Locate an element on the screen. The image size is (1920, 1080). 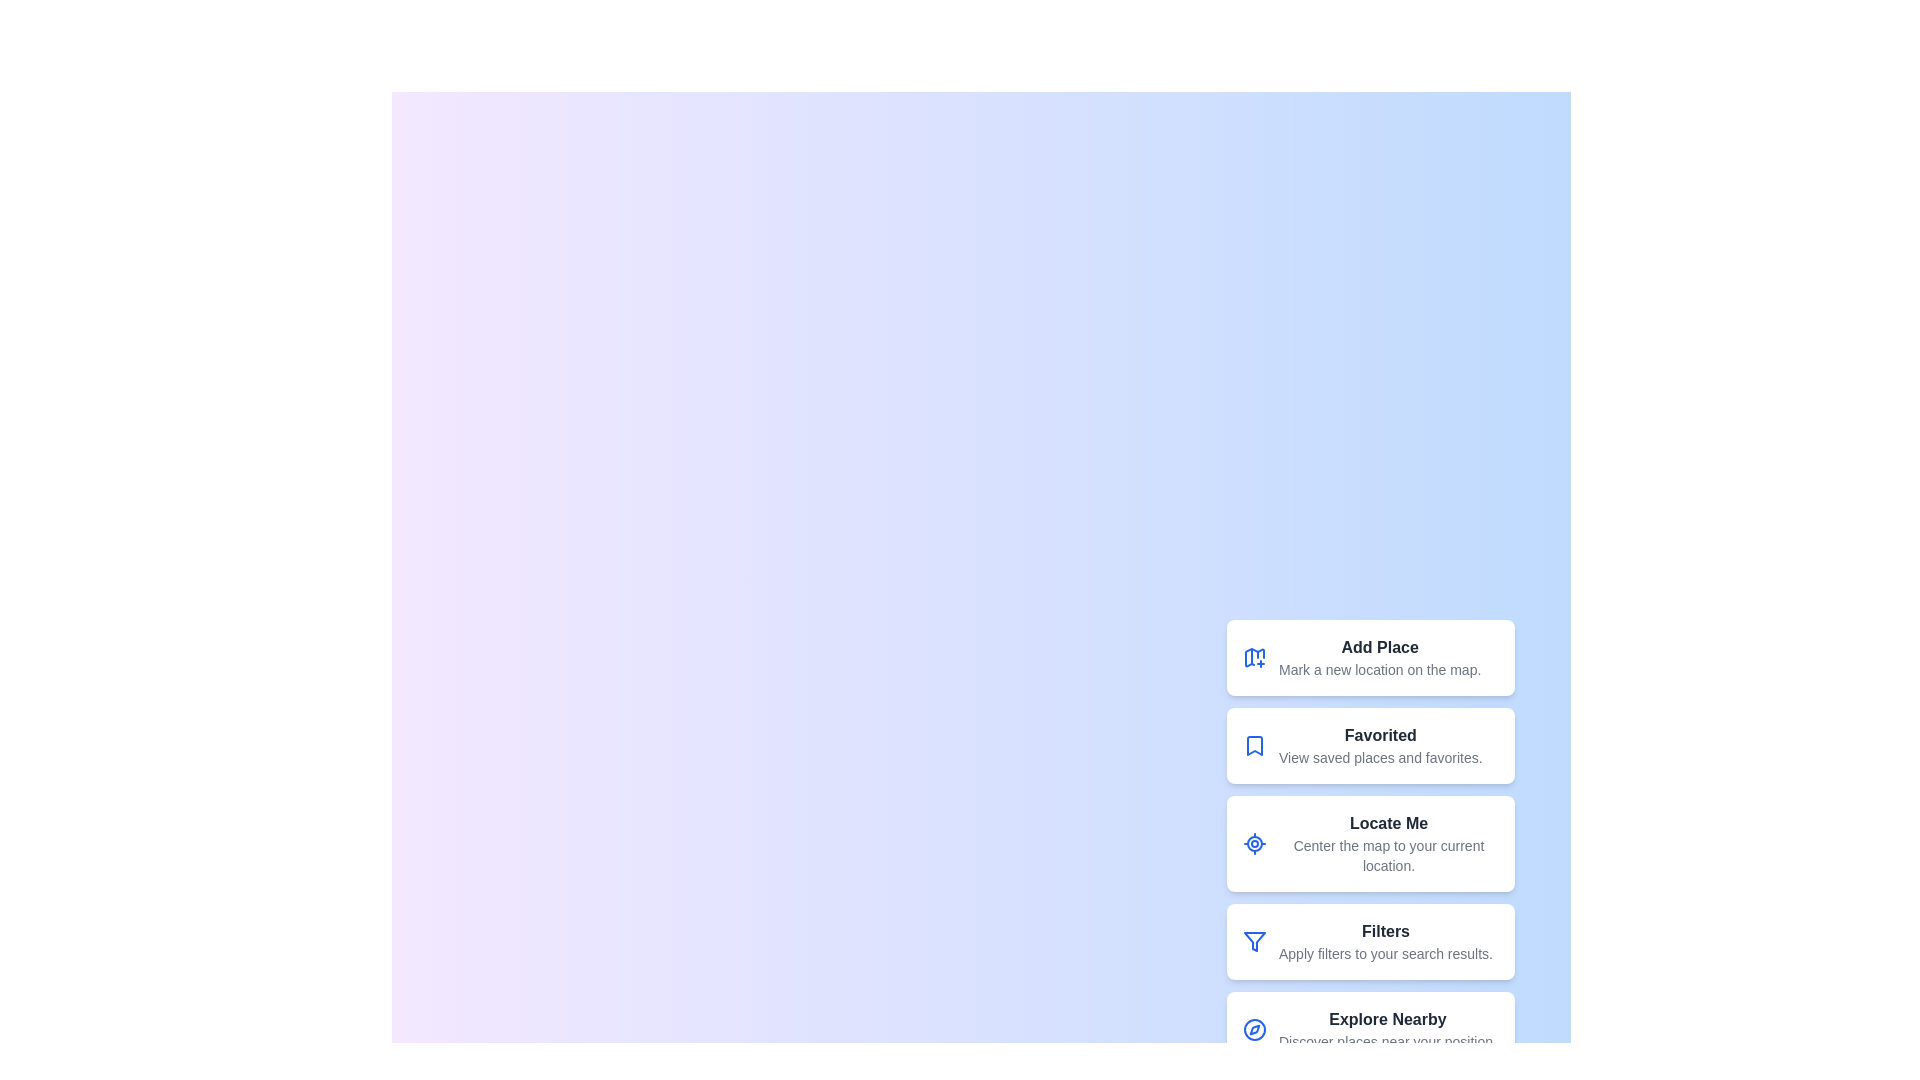
the 'Add Place' button to mark a new location on the map is located at coordinates (1379, 658).